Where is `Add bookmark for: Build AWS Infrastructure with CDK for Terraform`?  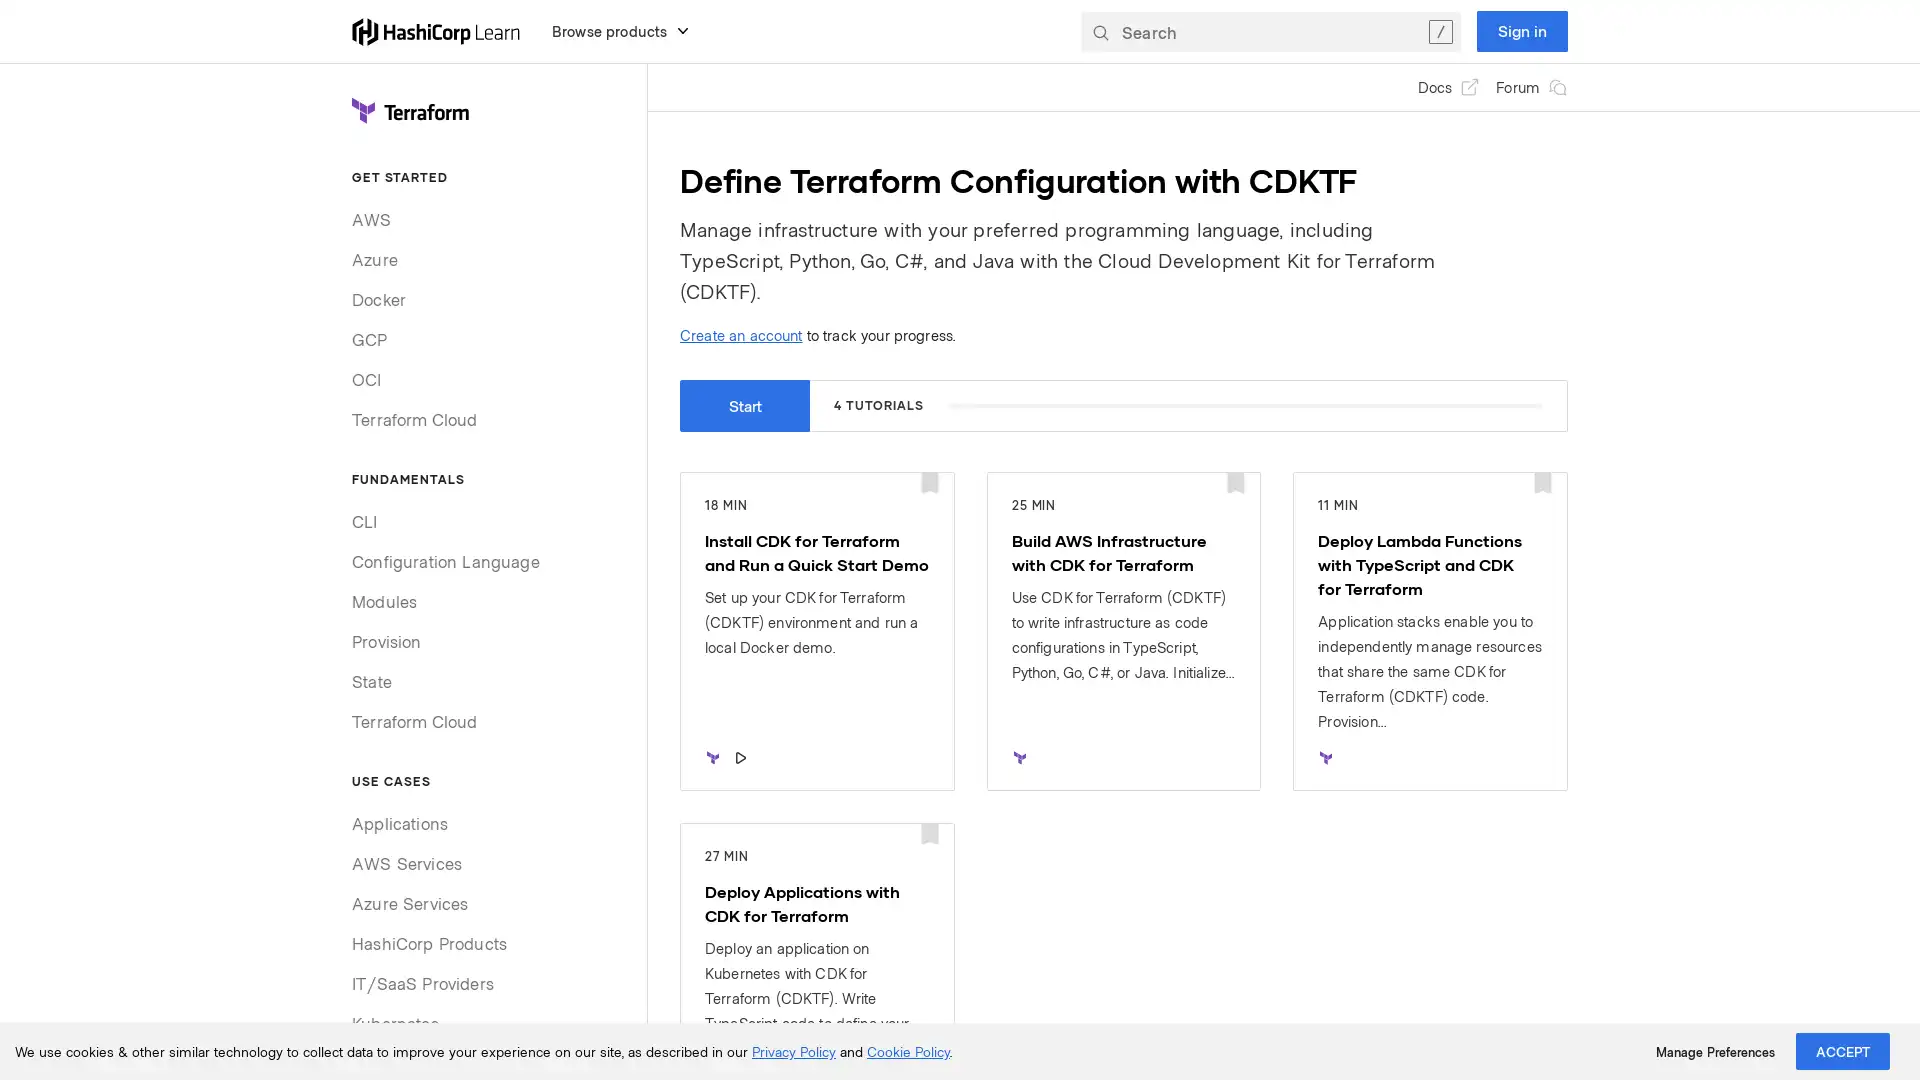
Add bookmark for: Build AWS Infrastructure with CDK for Terraform is located at coordinates (1235, 484).